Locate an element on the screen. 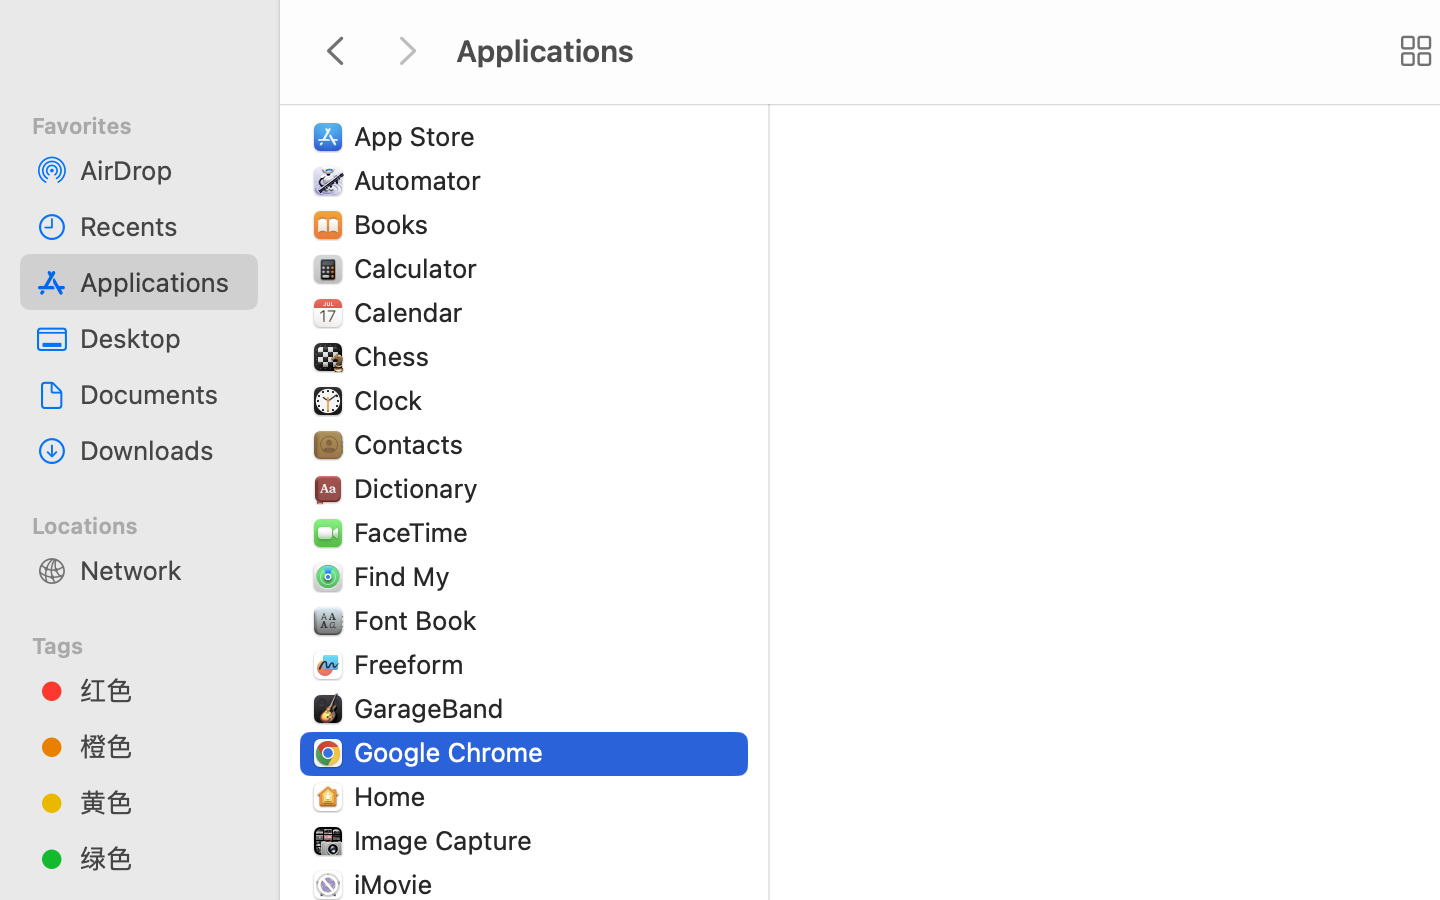 This screenshot has width=1440, height=900. 'Books' is located at coordinates (395, 224).